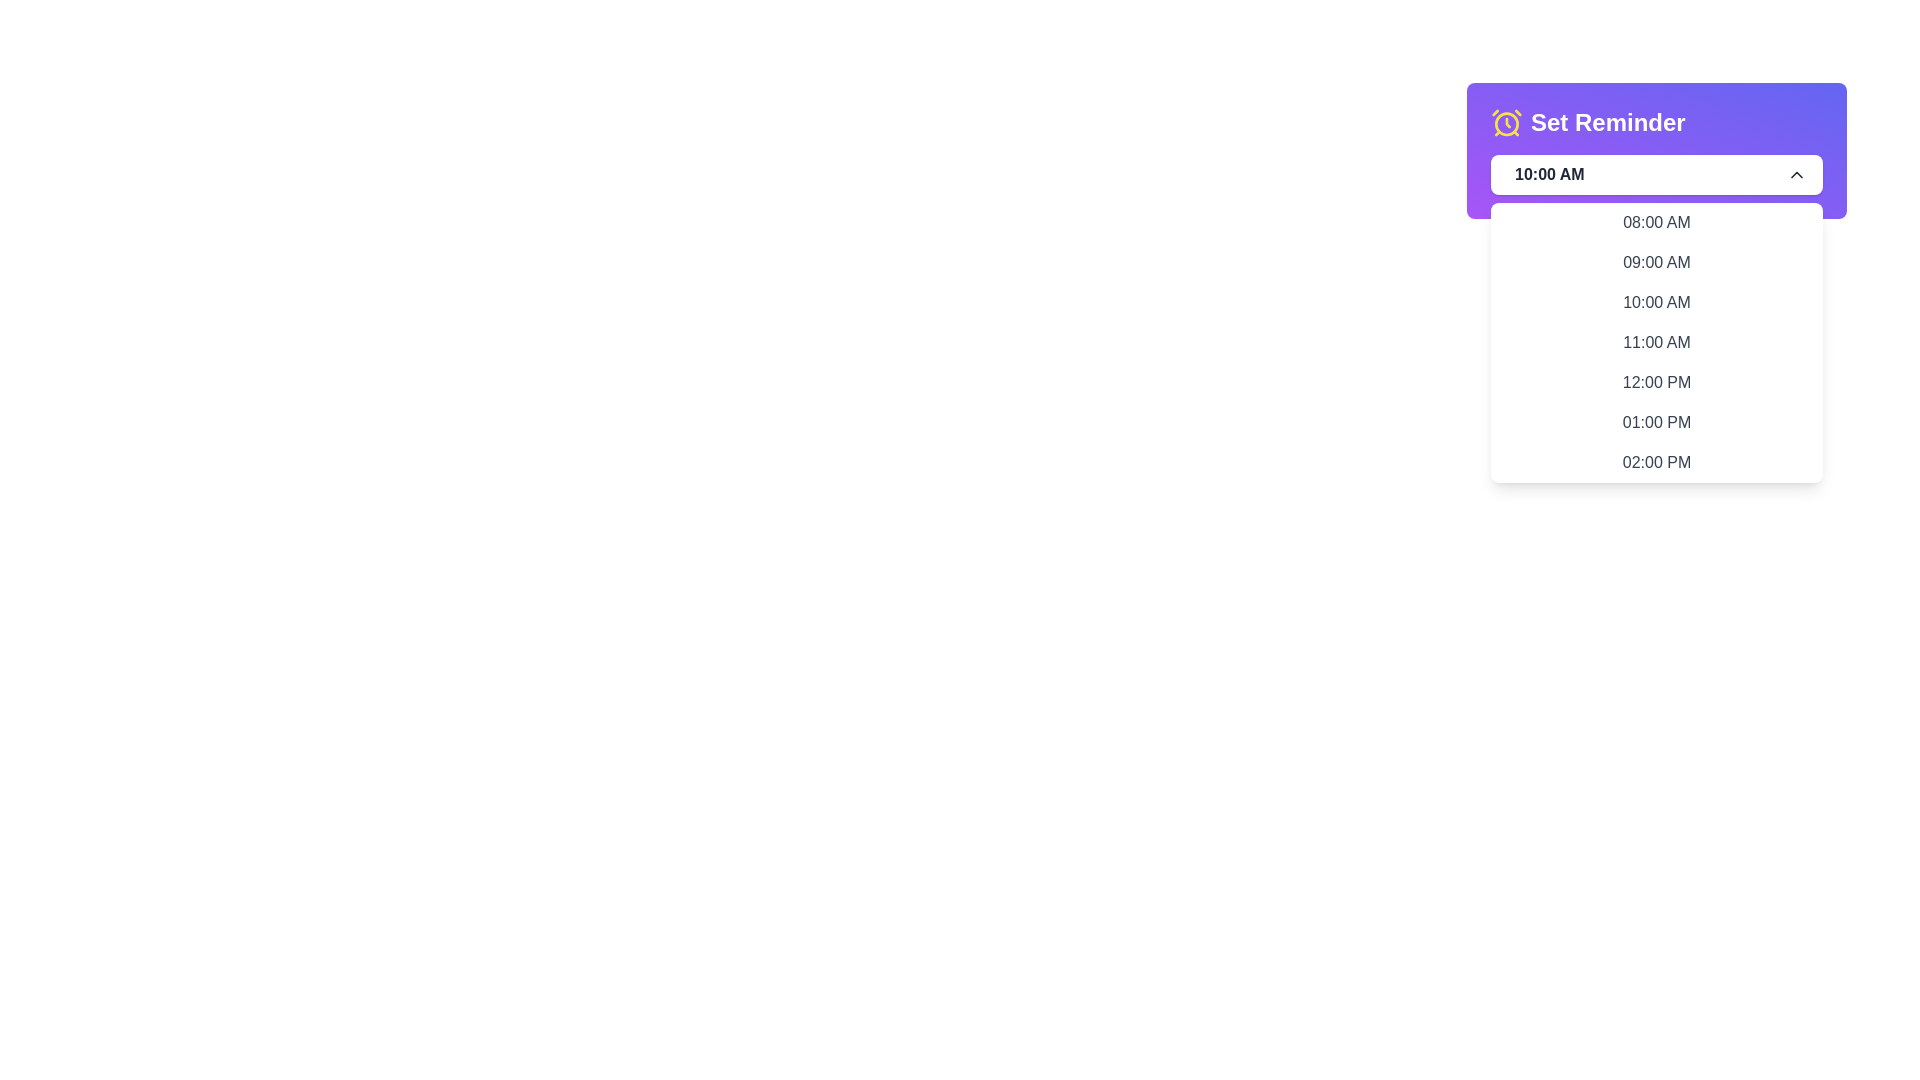 This screenshot has width=1920, height=1080. Describe the element at coordinates (1587, 123) in the screenshot. I see `the 'Set Reminder' text label with the yellow alarm clock icon, which is located near the top-right corner of the interface and has a purple background` at that location.